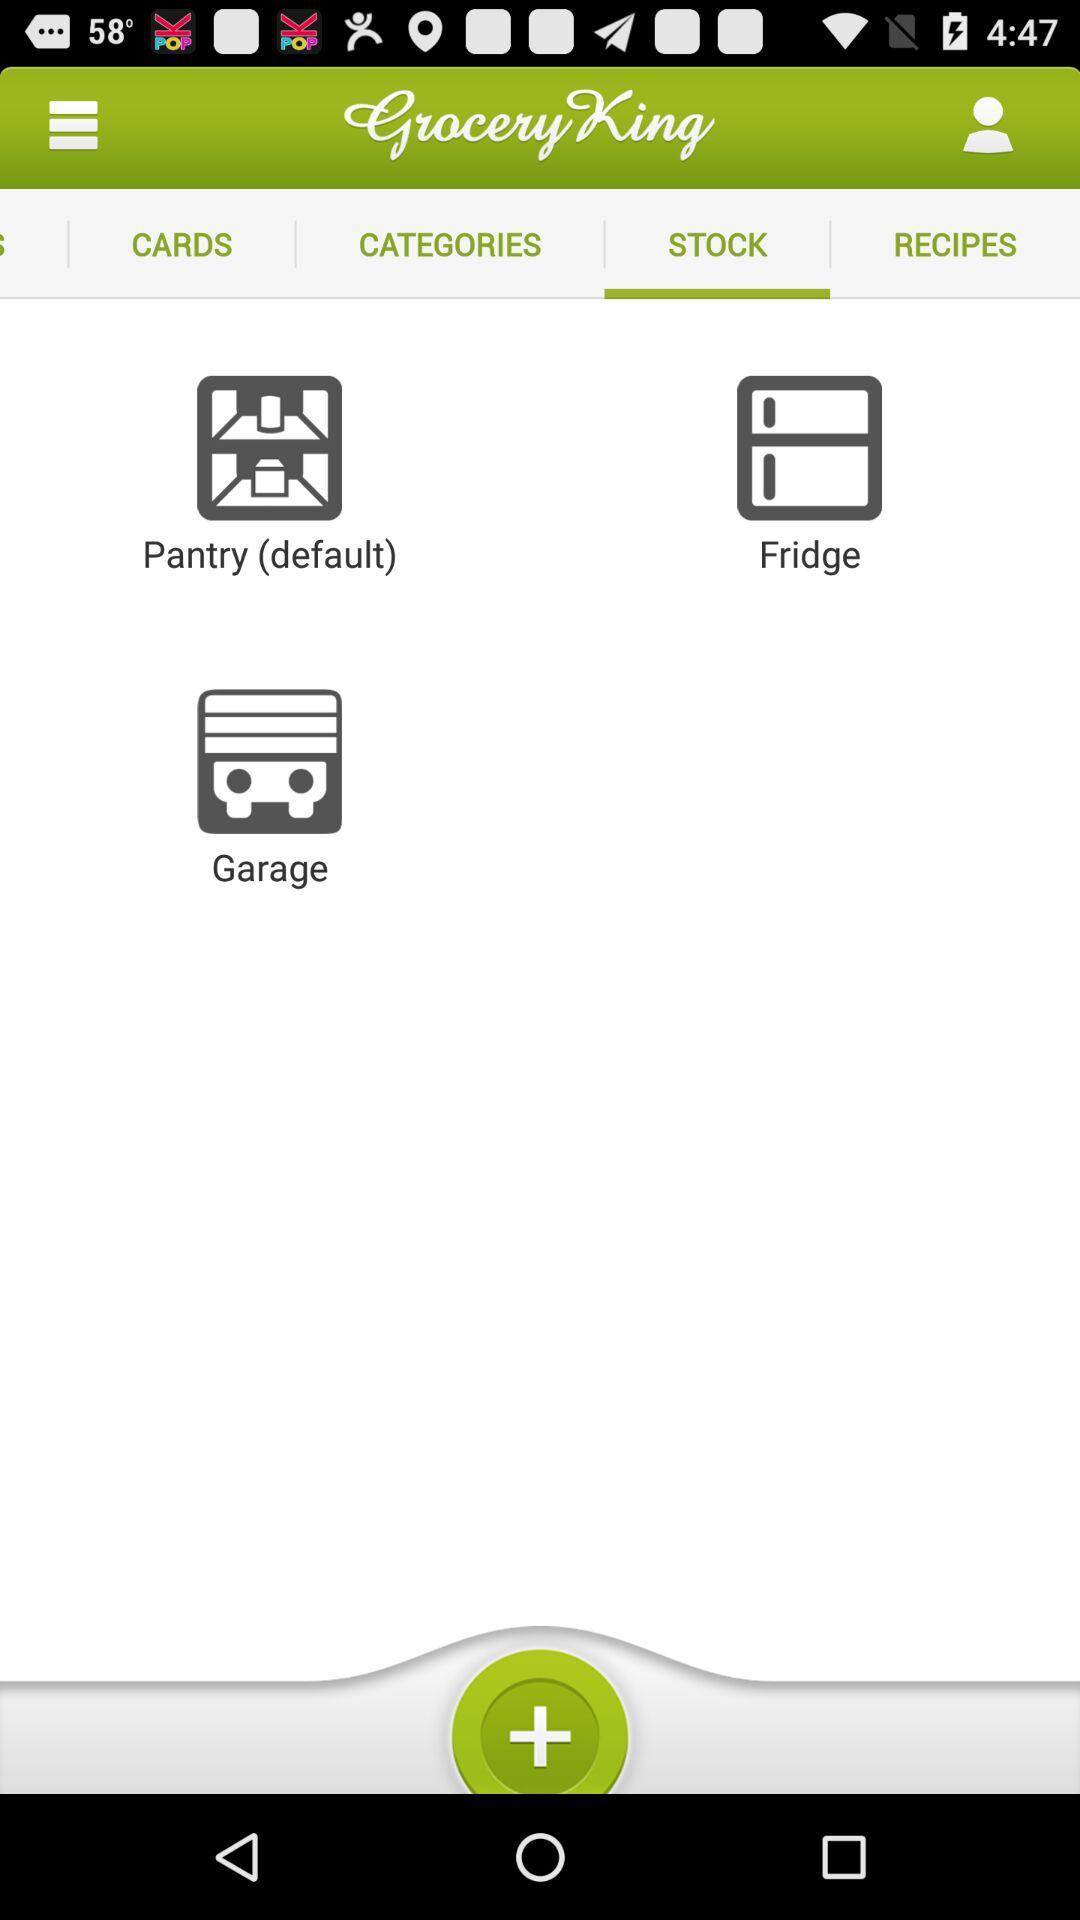 The height and width of the screenshot is (1920, 1080). I want to click on the item next to the stock app, so click(450, 243).